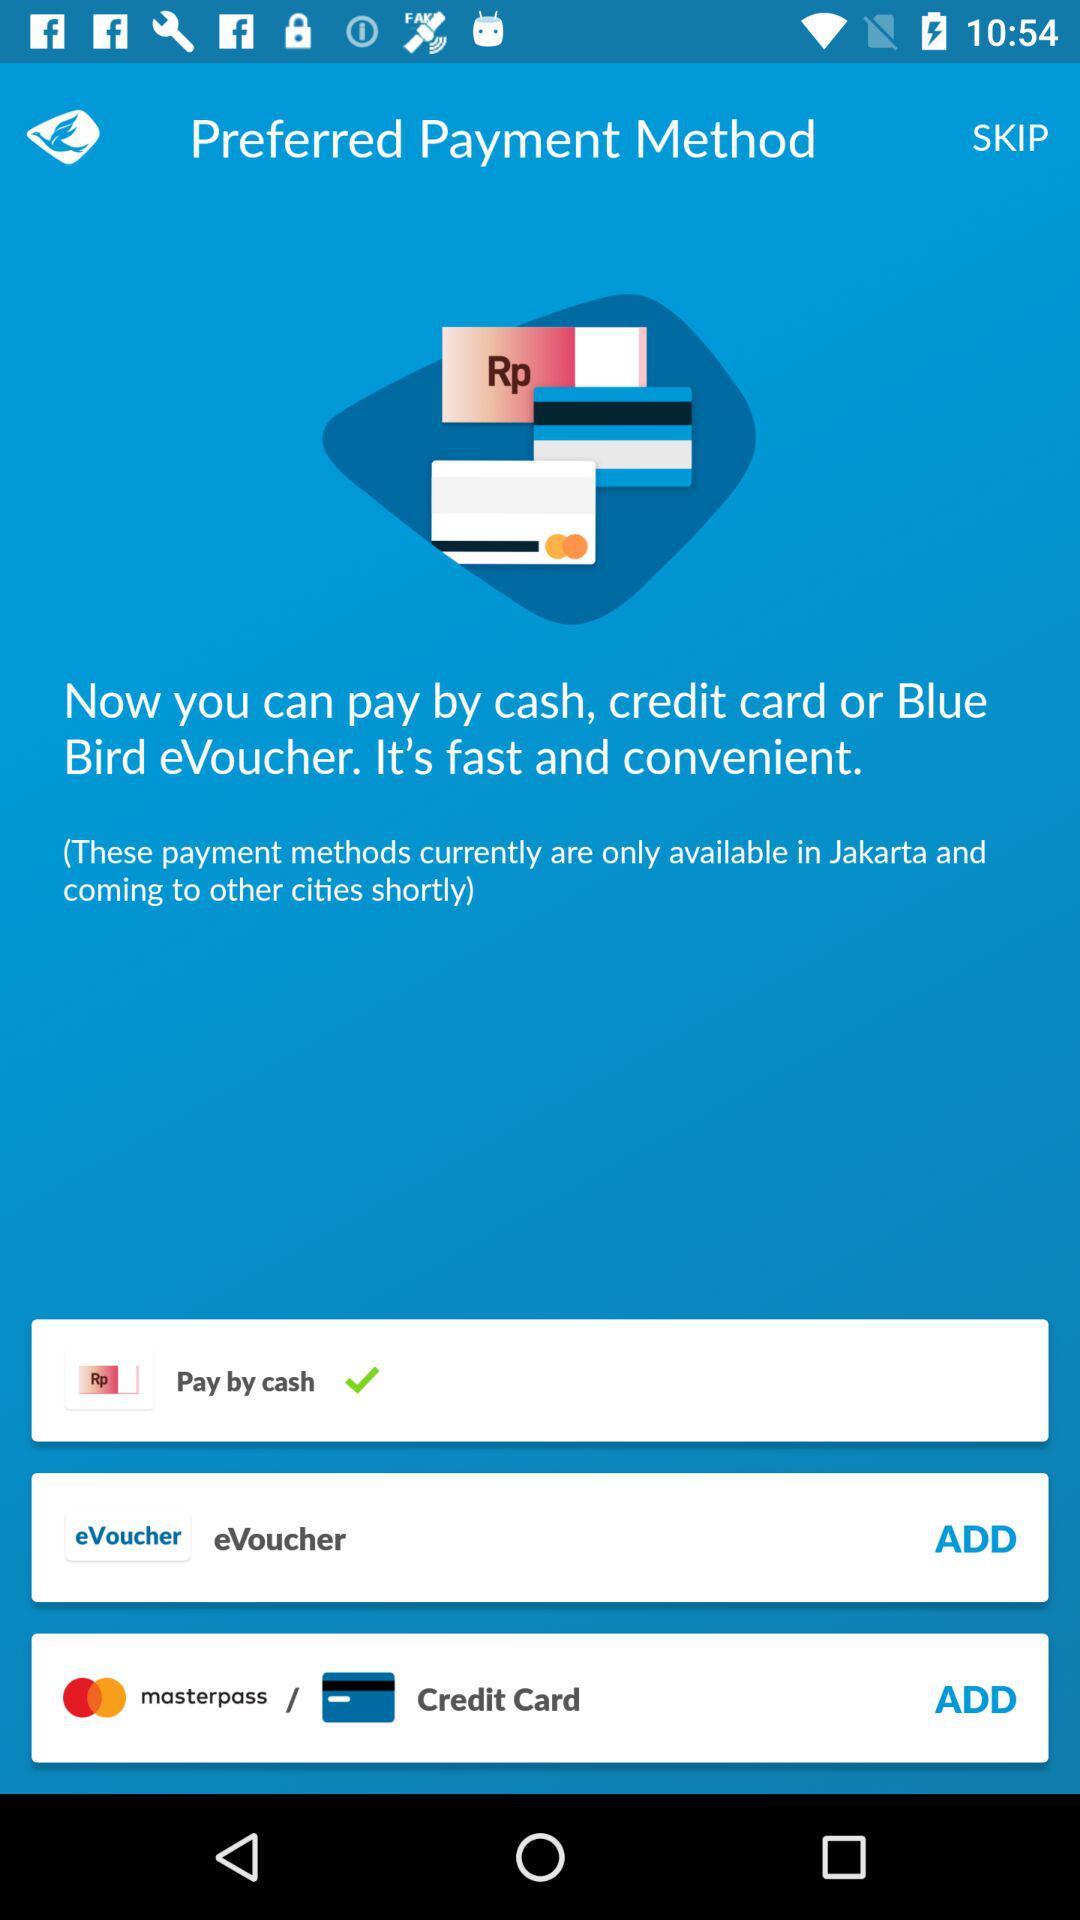  What do you see at coordinates (1010, 135) in the screenshot?
I see `the icon above the now you can item` at bounding box center [1010, 135].